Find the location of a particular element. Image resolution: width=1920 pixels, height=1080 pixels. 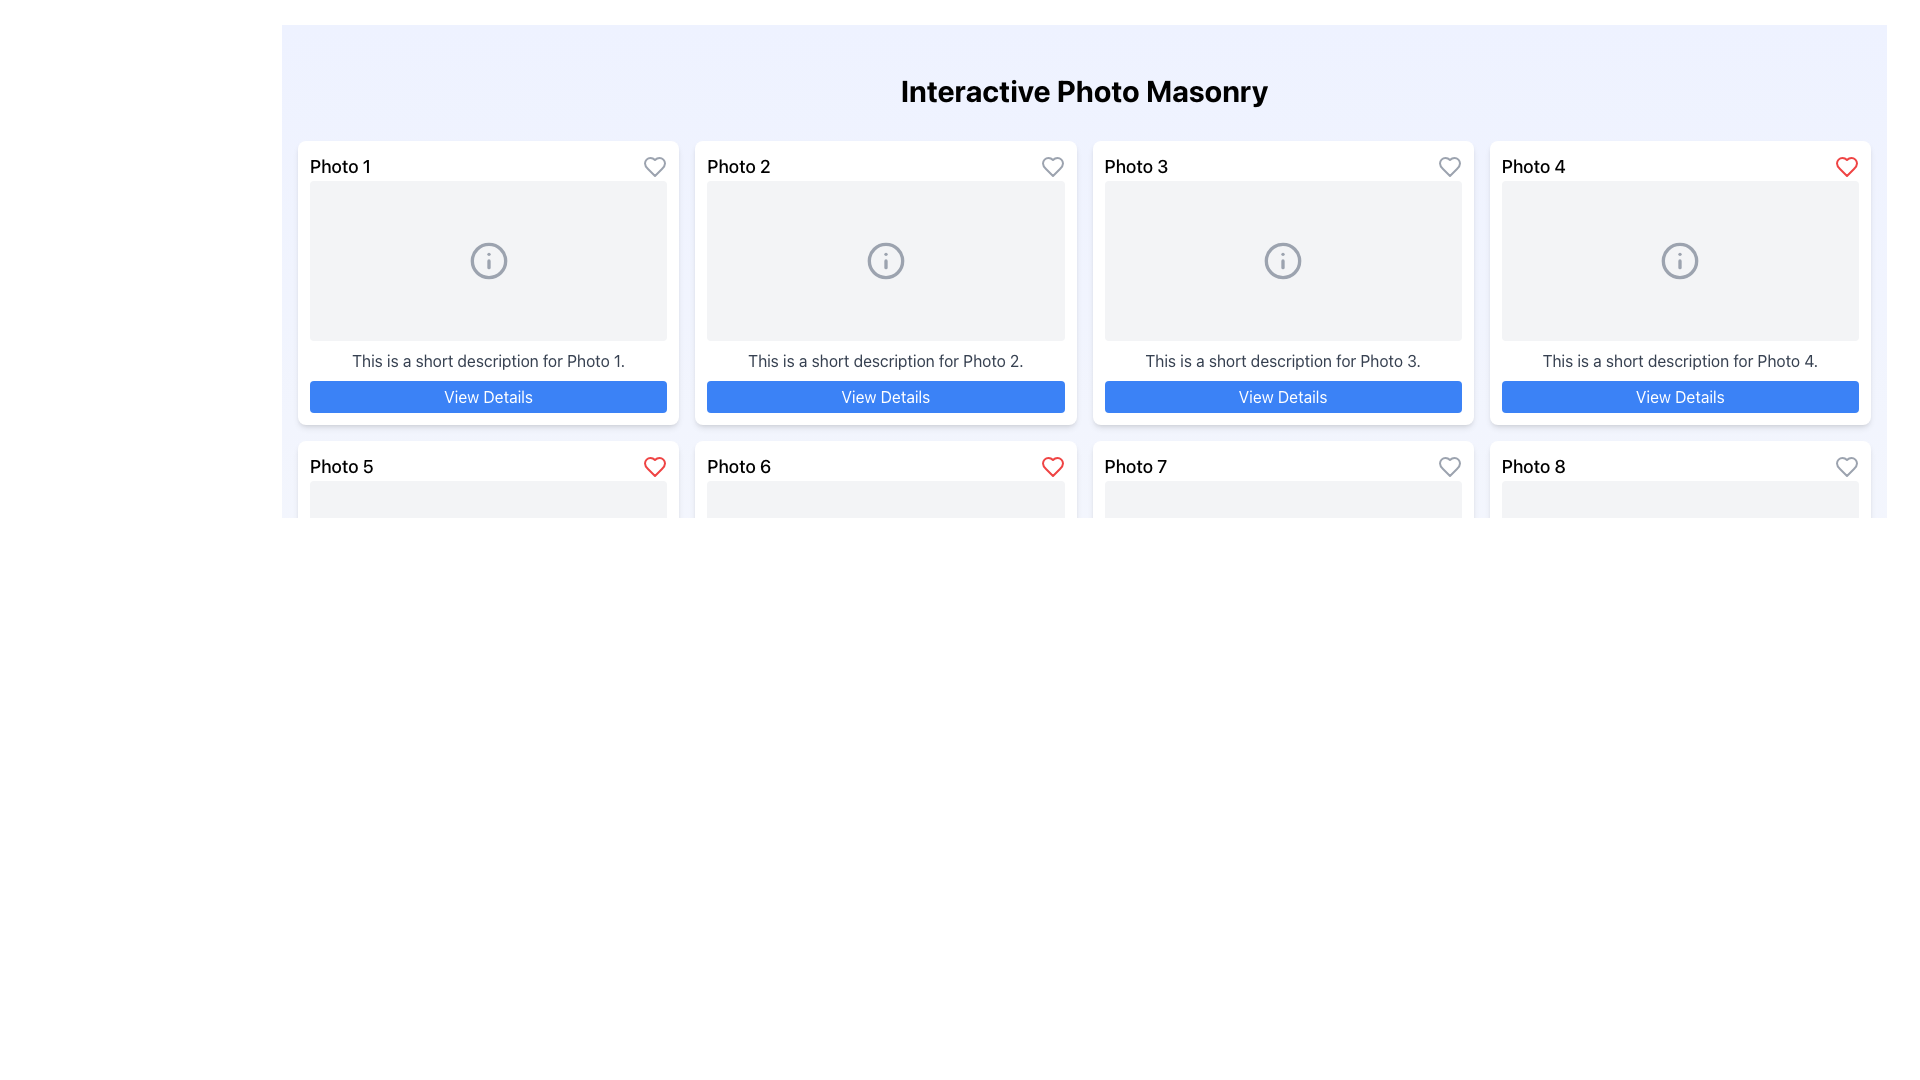

the informational icon located in the second card from the left in the top row of the grid layout is located at coordinates (884, 260).